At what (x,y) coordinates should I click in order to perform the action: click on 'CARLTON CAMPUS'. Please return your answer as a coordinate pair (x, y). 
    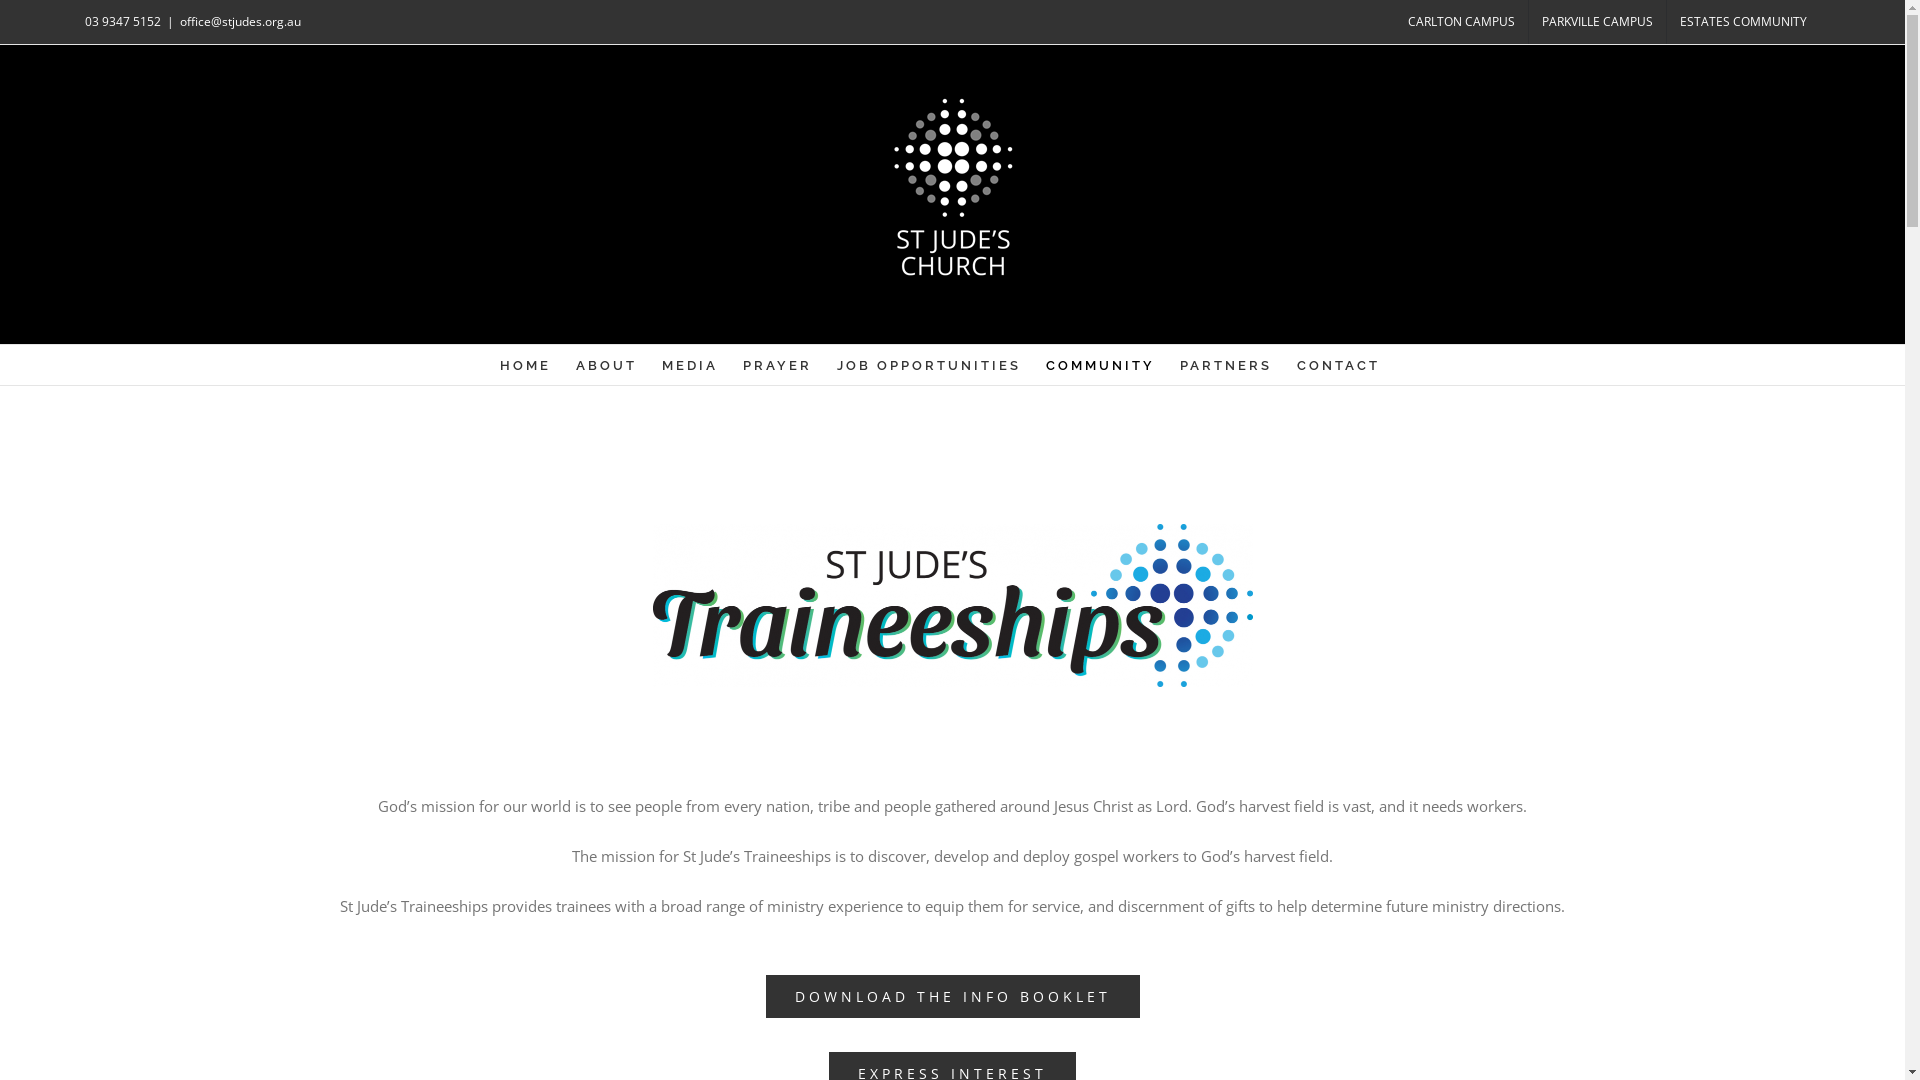
    Looking at the image, I should click on (1461, 22).